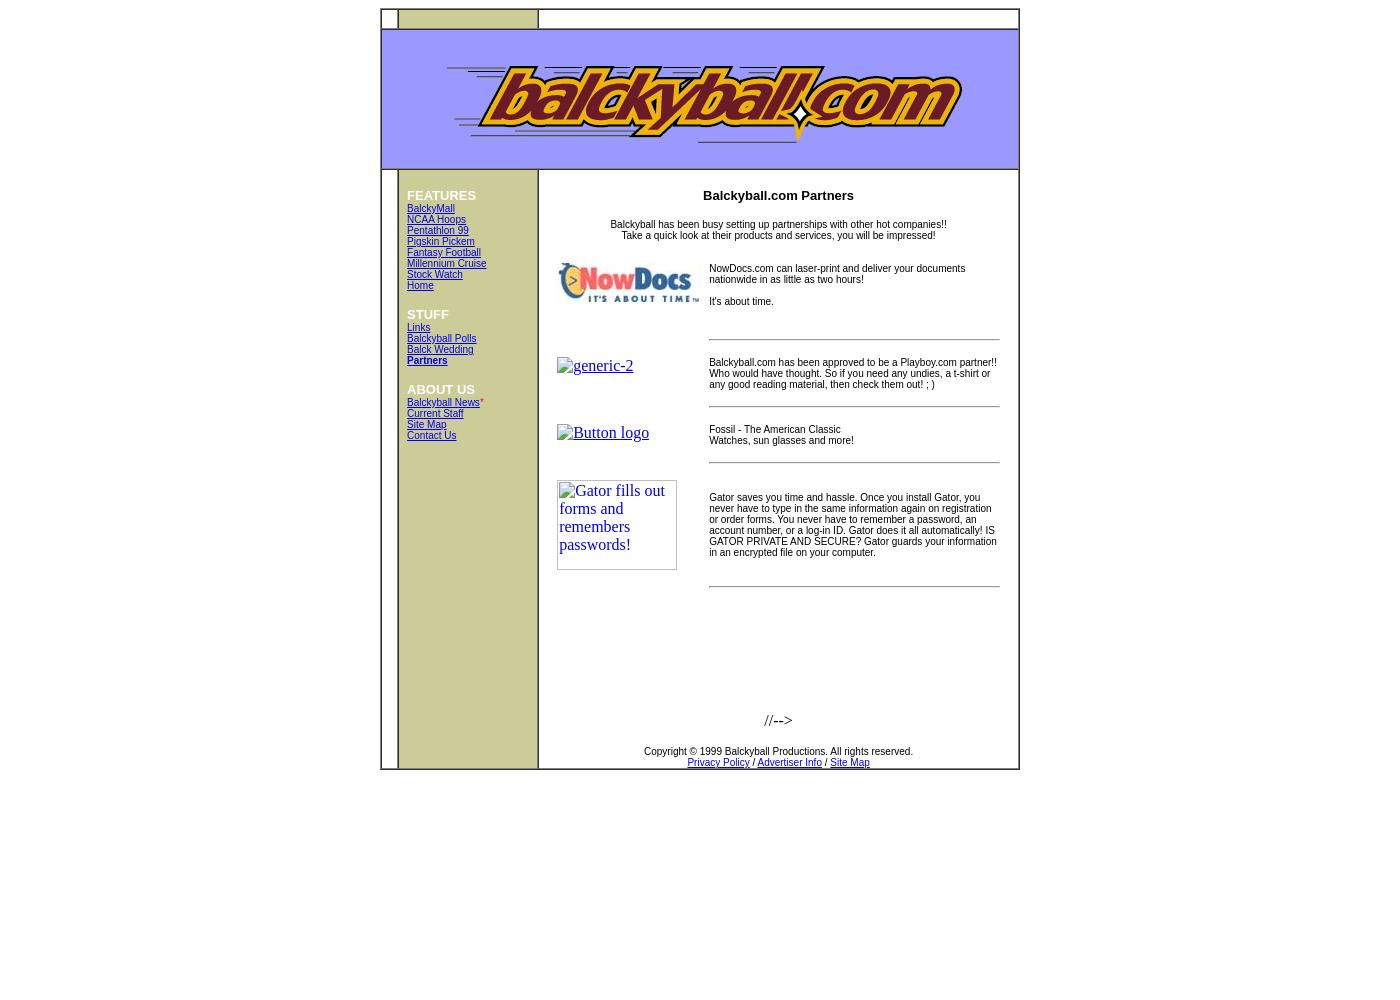 The height and width of the screenshot is (1000, 1400). Describe the element at coordinates (852, 525) in the screenshot. I see `'Gator 
              saves you time and hassle. Once you install Gator, you never have 
              to type in the same information again on registration or order forms. 
              You never have to remember a password, an account number, or a log-in 
              ID. Gator does it all automatically! IS GATOR PRIVATE AND SECURE? 
              Gator guards your information in an encrypted file on your computer.'` at that location.